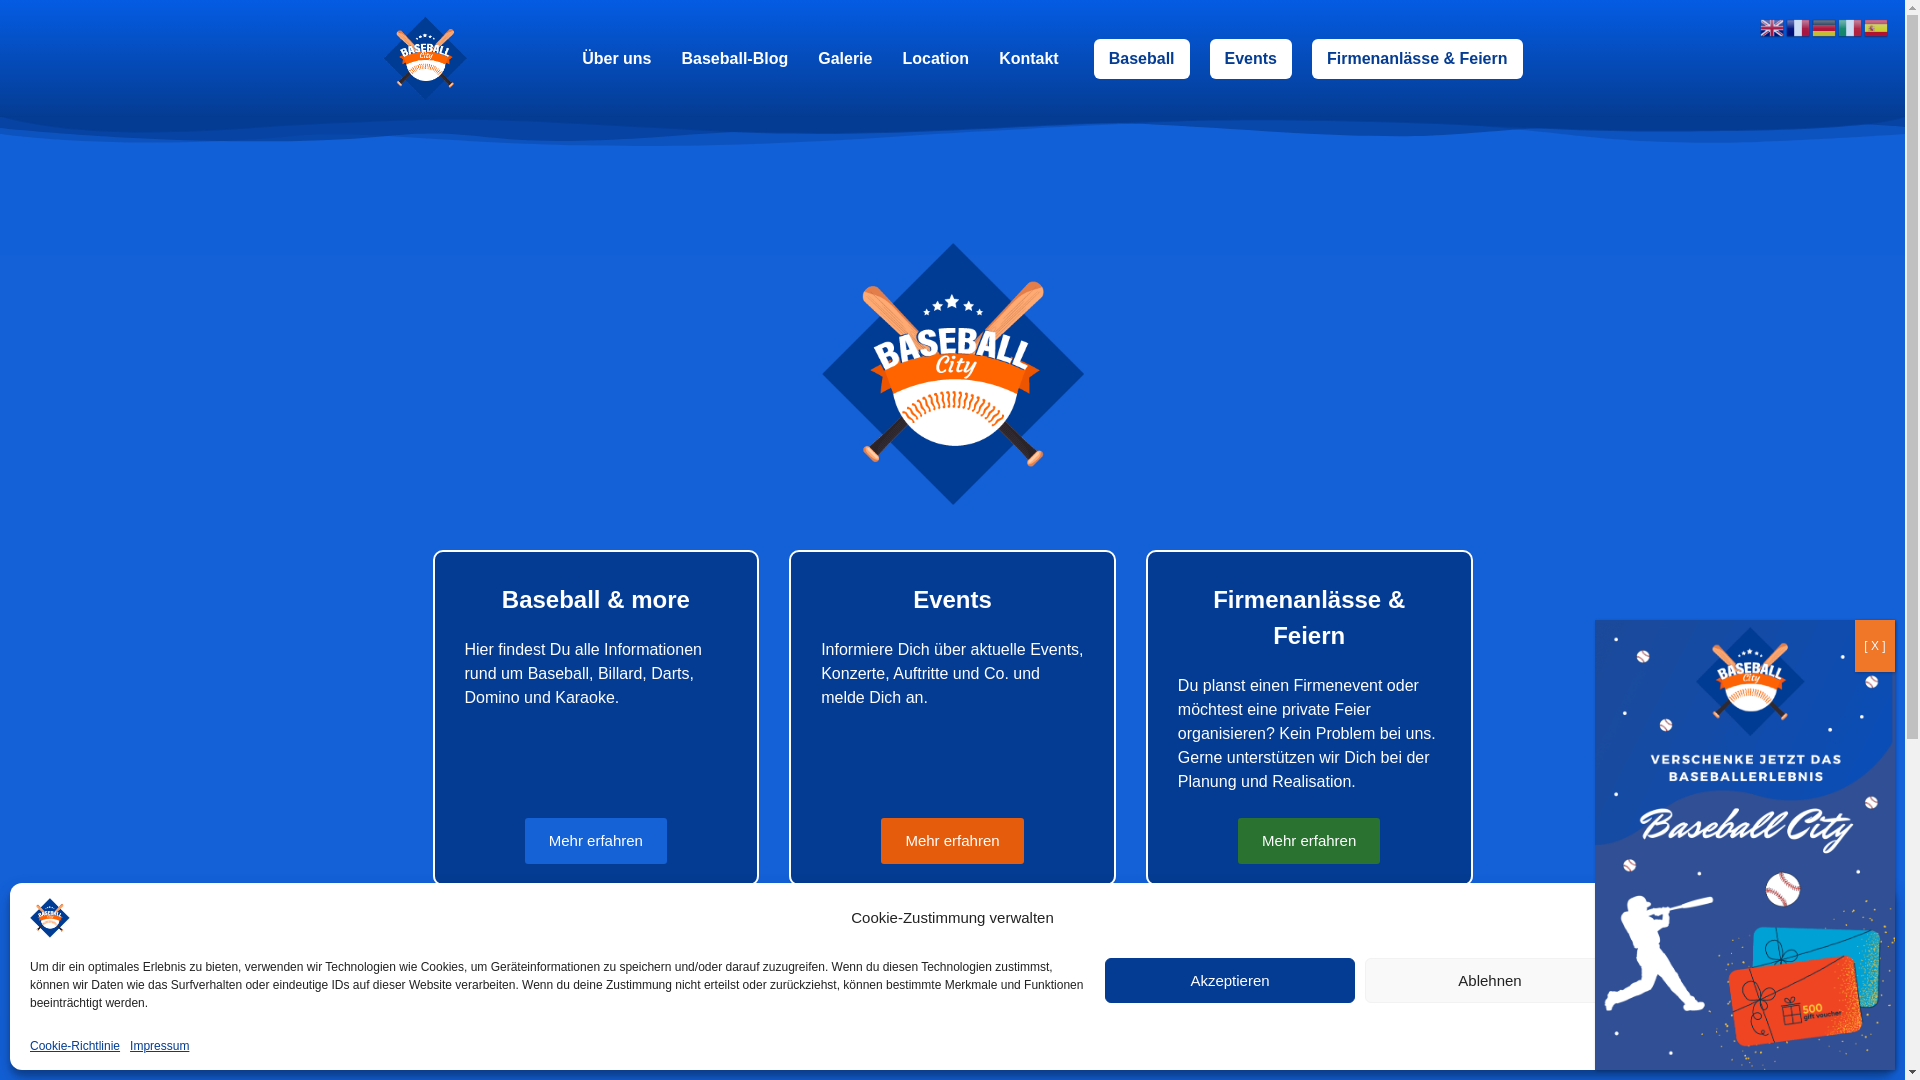 Image resolution: width=1920 pixels, height=1080 pixels. Describe the element at coordinates (1103, 979) in the screenshot. I see `'Akzeptieren'` at that location.